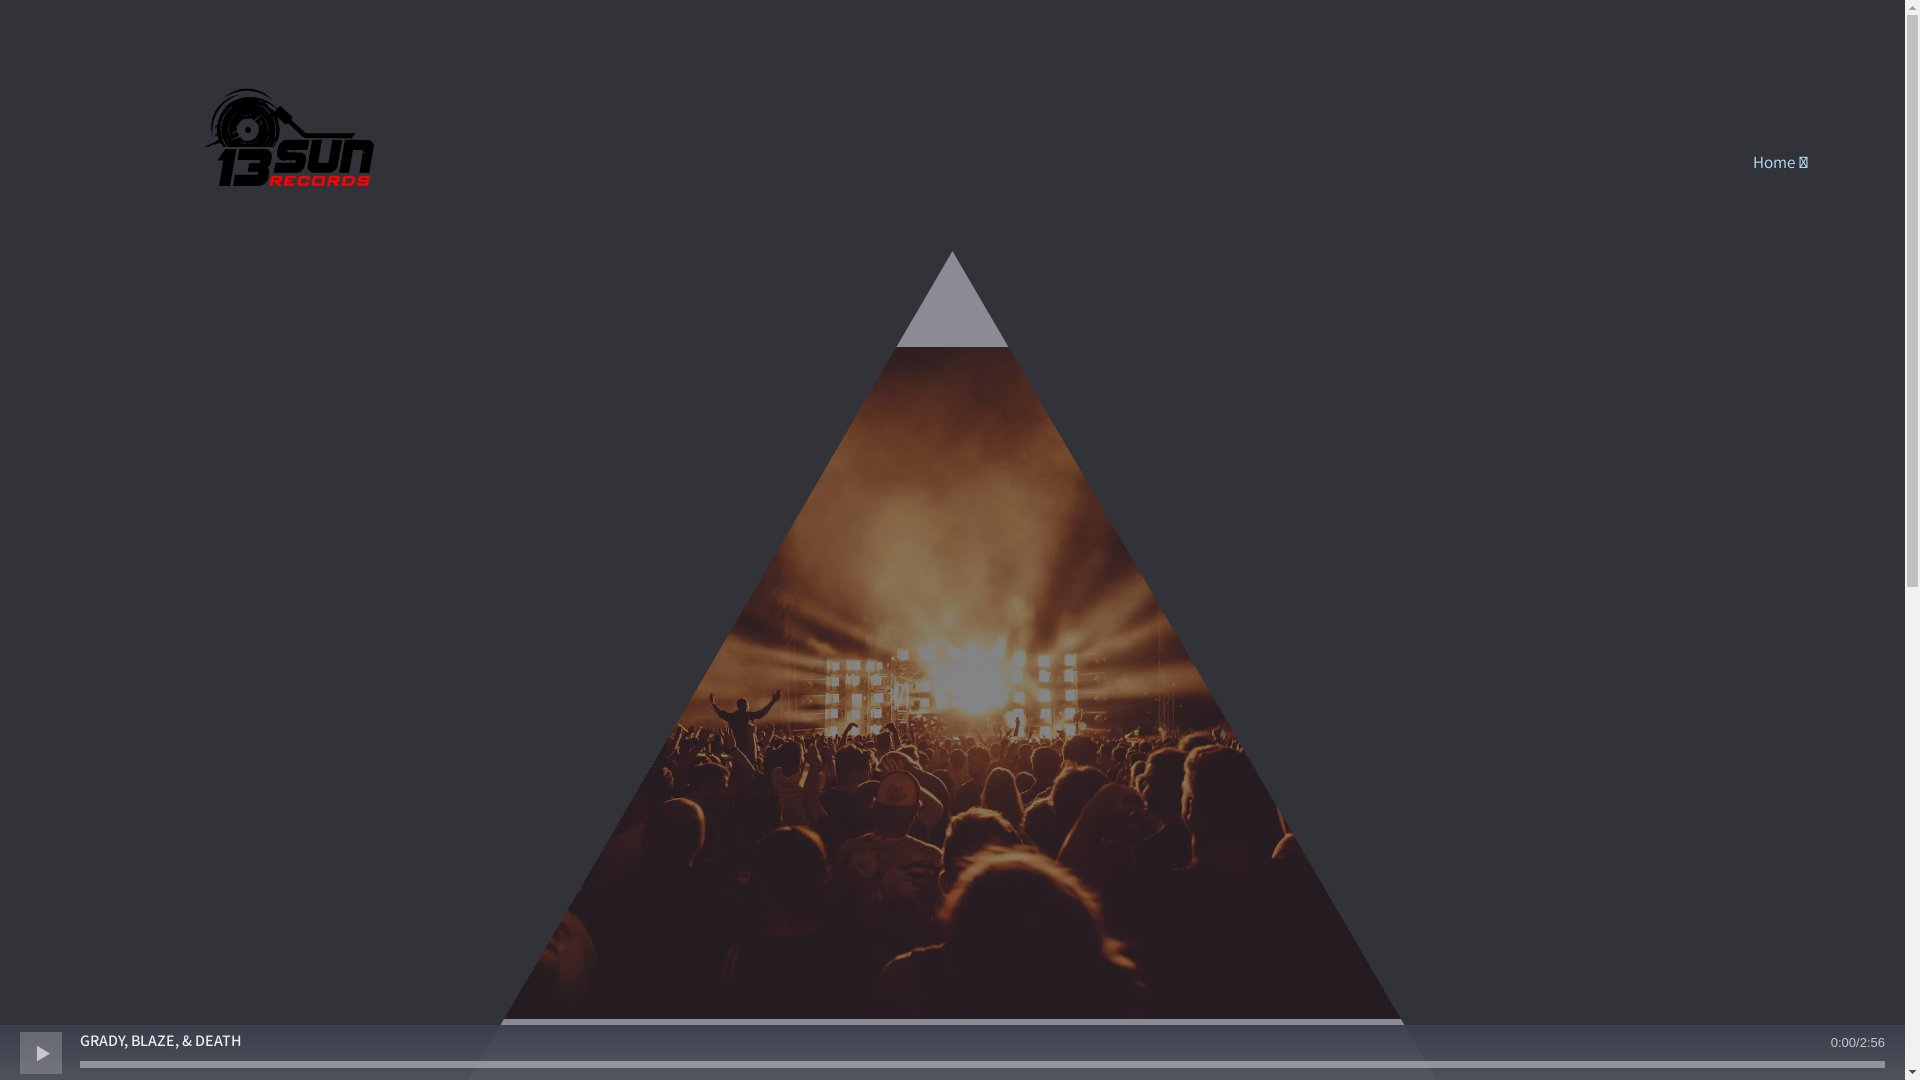 The image size is (1920, 1080). I want to click on 'Home', so click(1780, 161).